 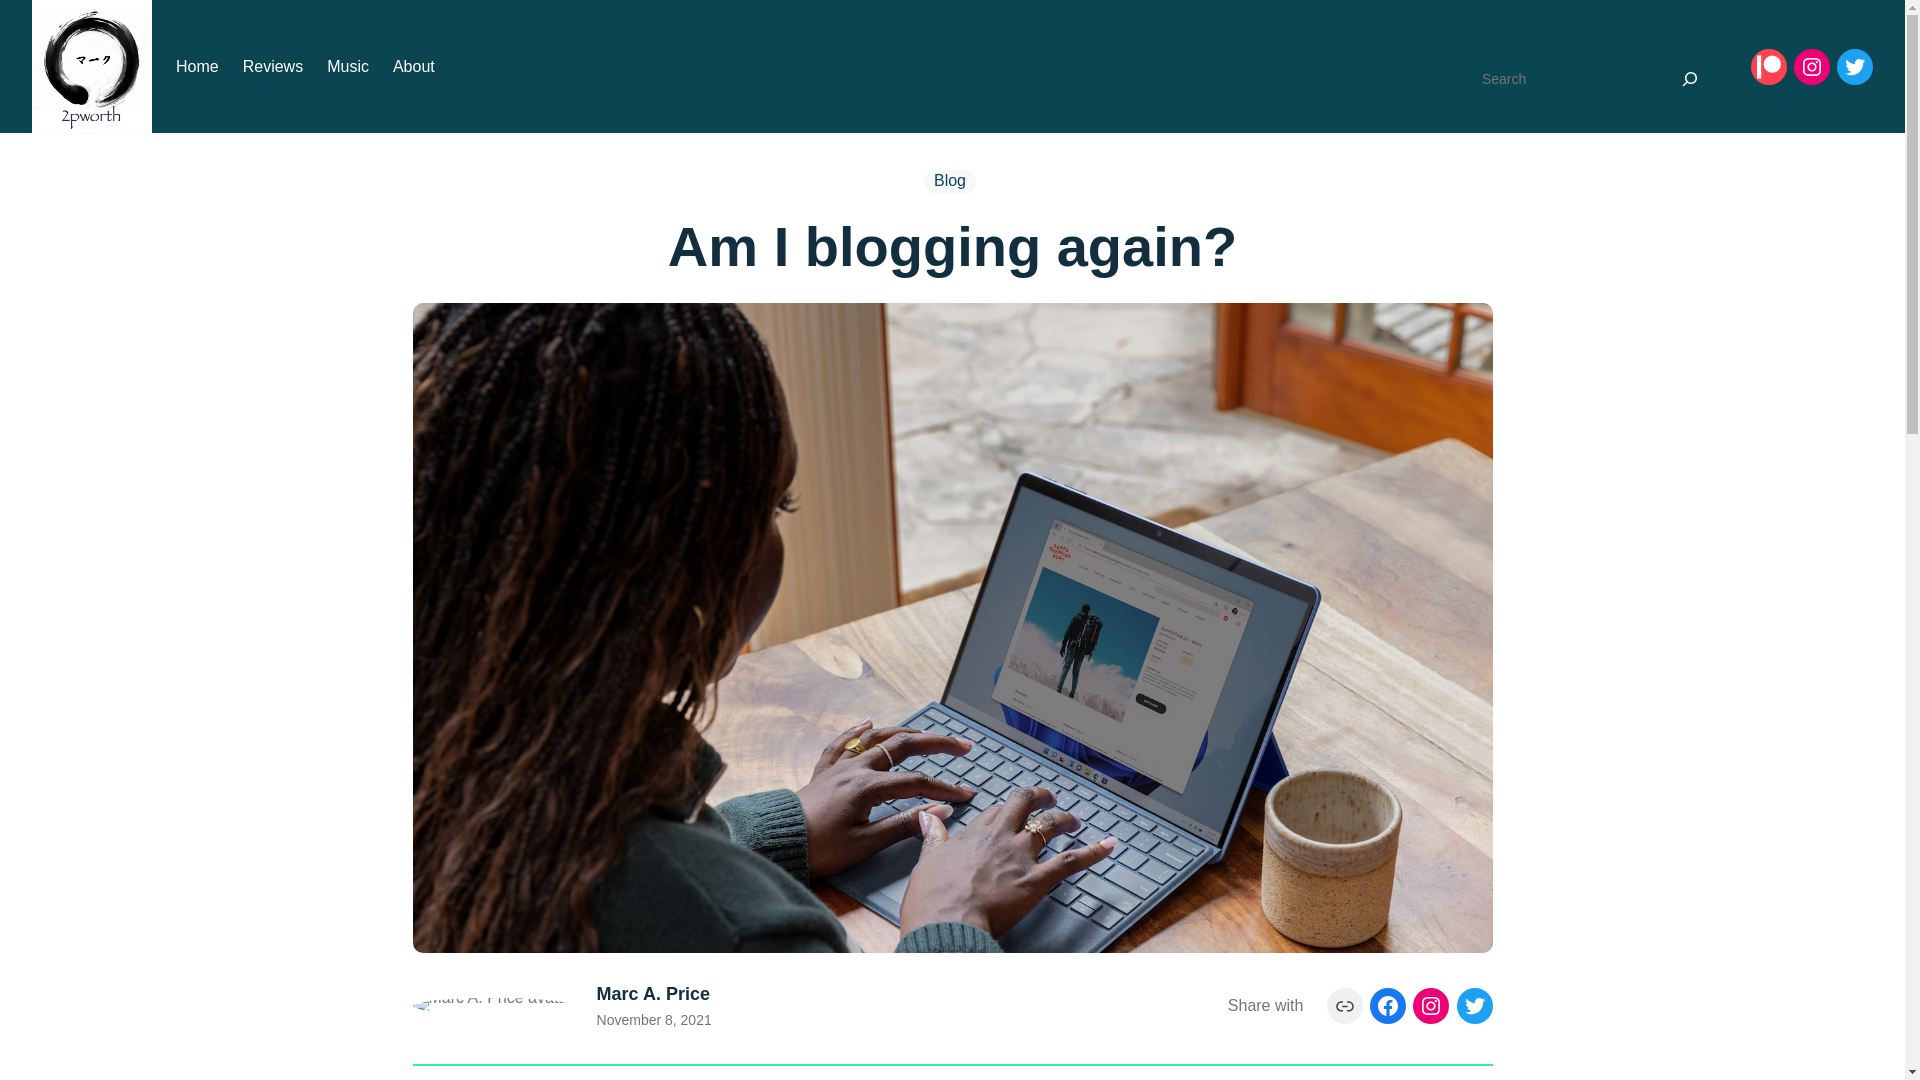 What do you see at coordinates (348, 65) in the screenshot?
I see `'Music'` at bounding box center [348, 65].